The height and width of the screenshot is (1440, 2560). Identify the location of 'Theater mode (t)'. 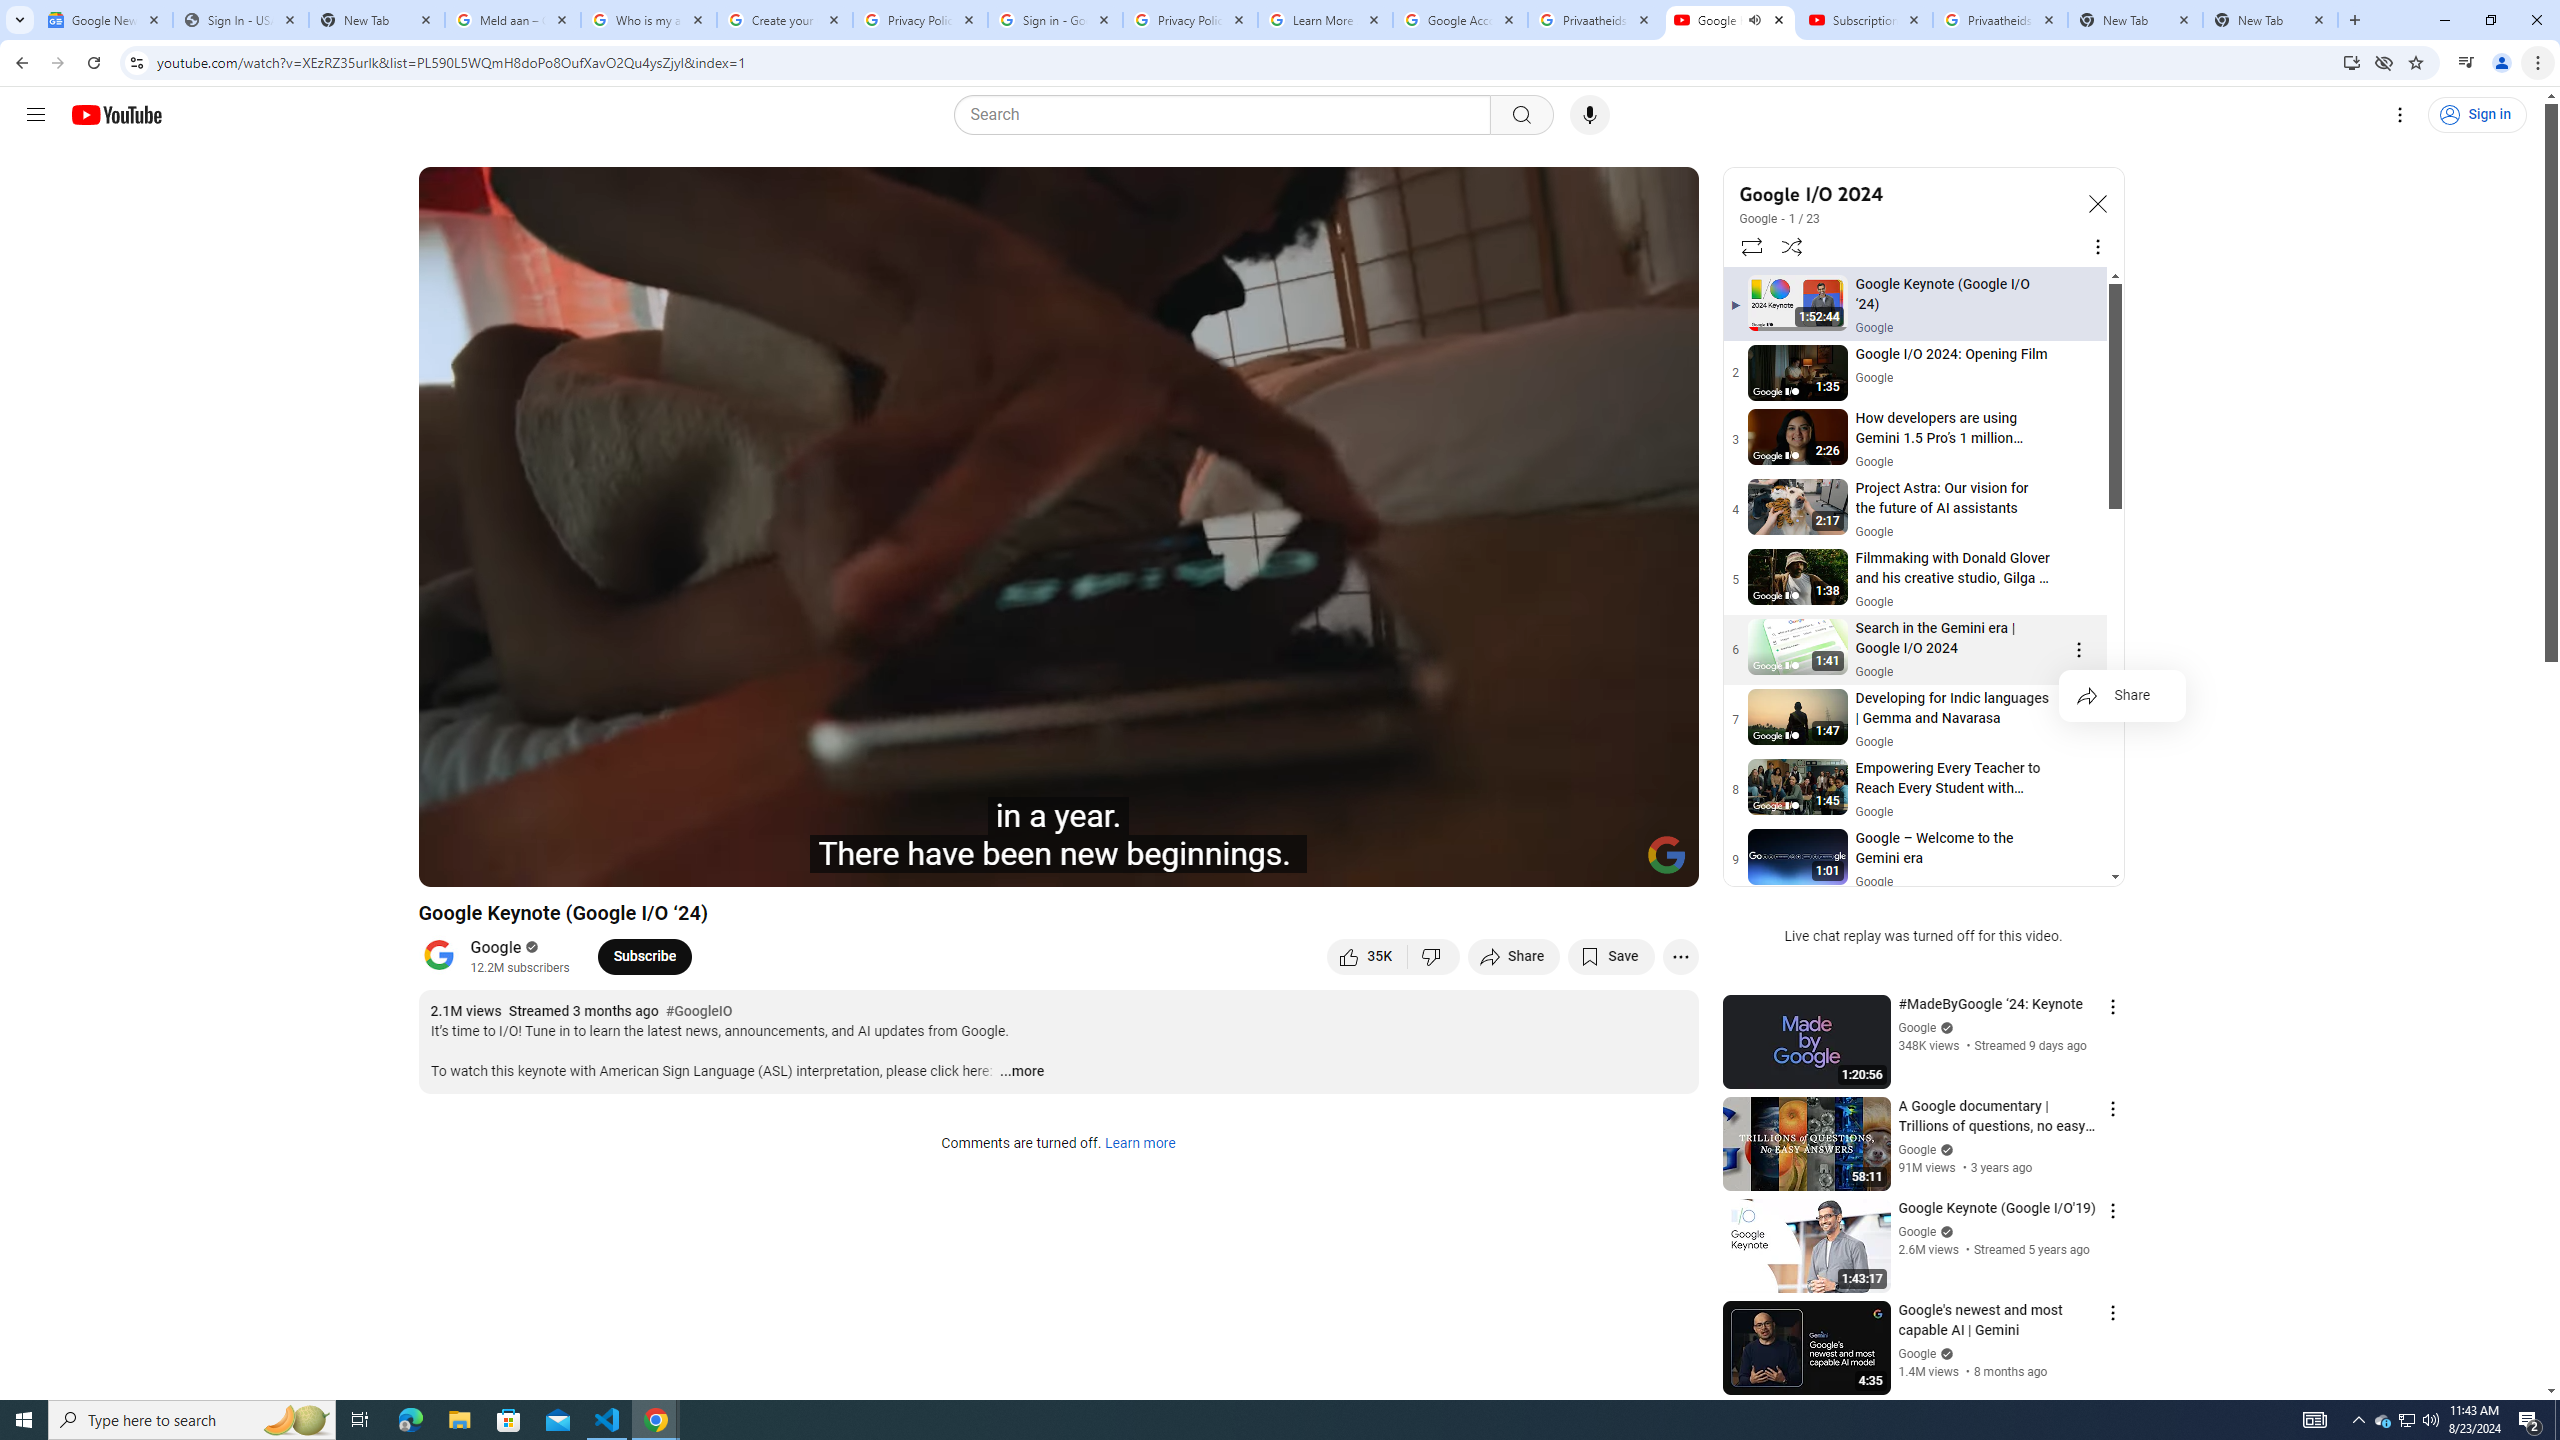
(1614, 862).